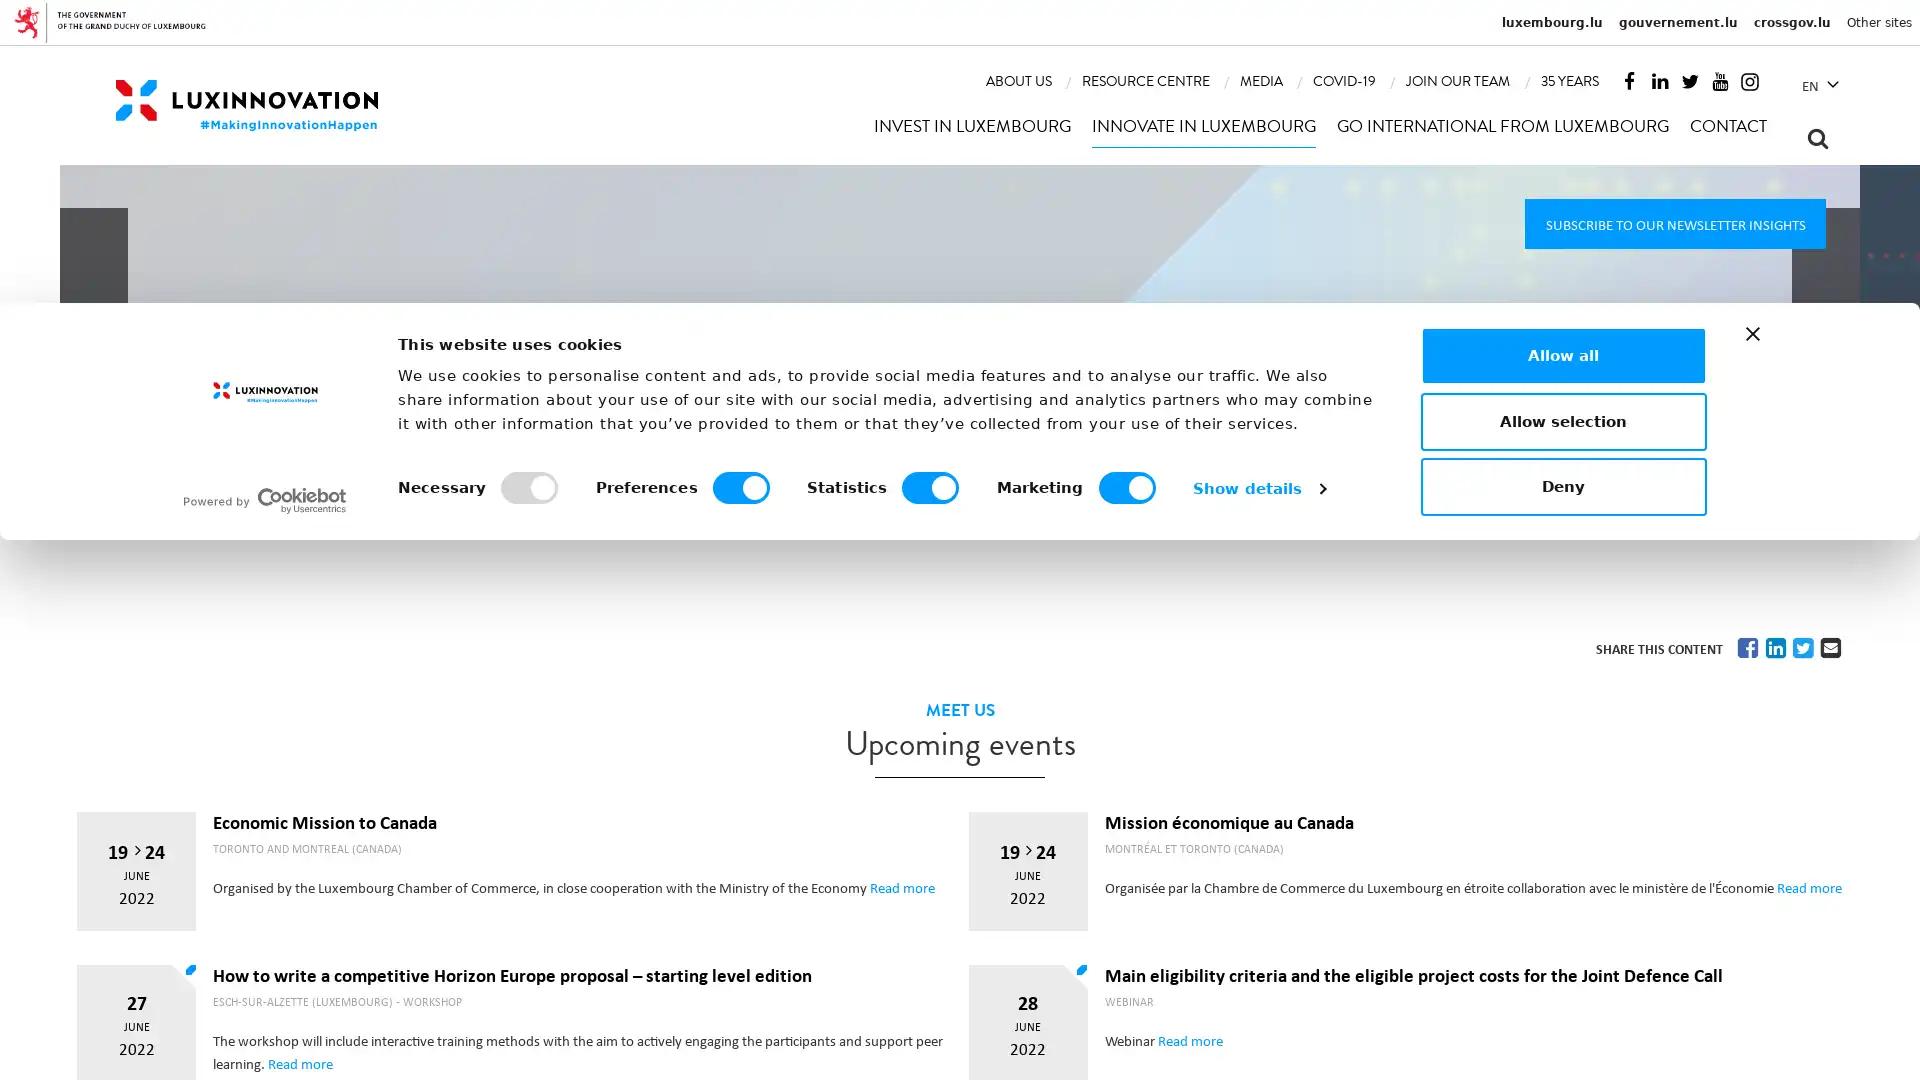 Image resolution: width=1920 pixels, height=1080 pixels. What do you see at coordinates (1562, 1026) in the screenshot?
I see `Deny` at bounding box center [1562, 1026].